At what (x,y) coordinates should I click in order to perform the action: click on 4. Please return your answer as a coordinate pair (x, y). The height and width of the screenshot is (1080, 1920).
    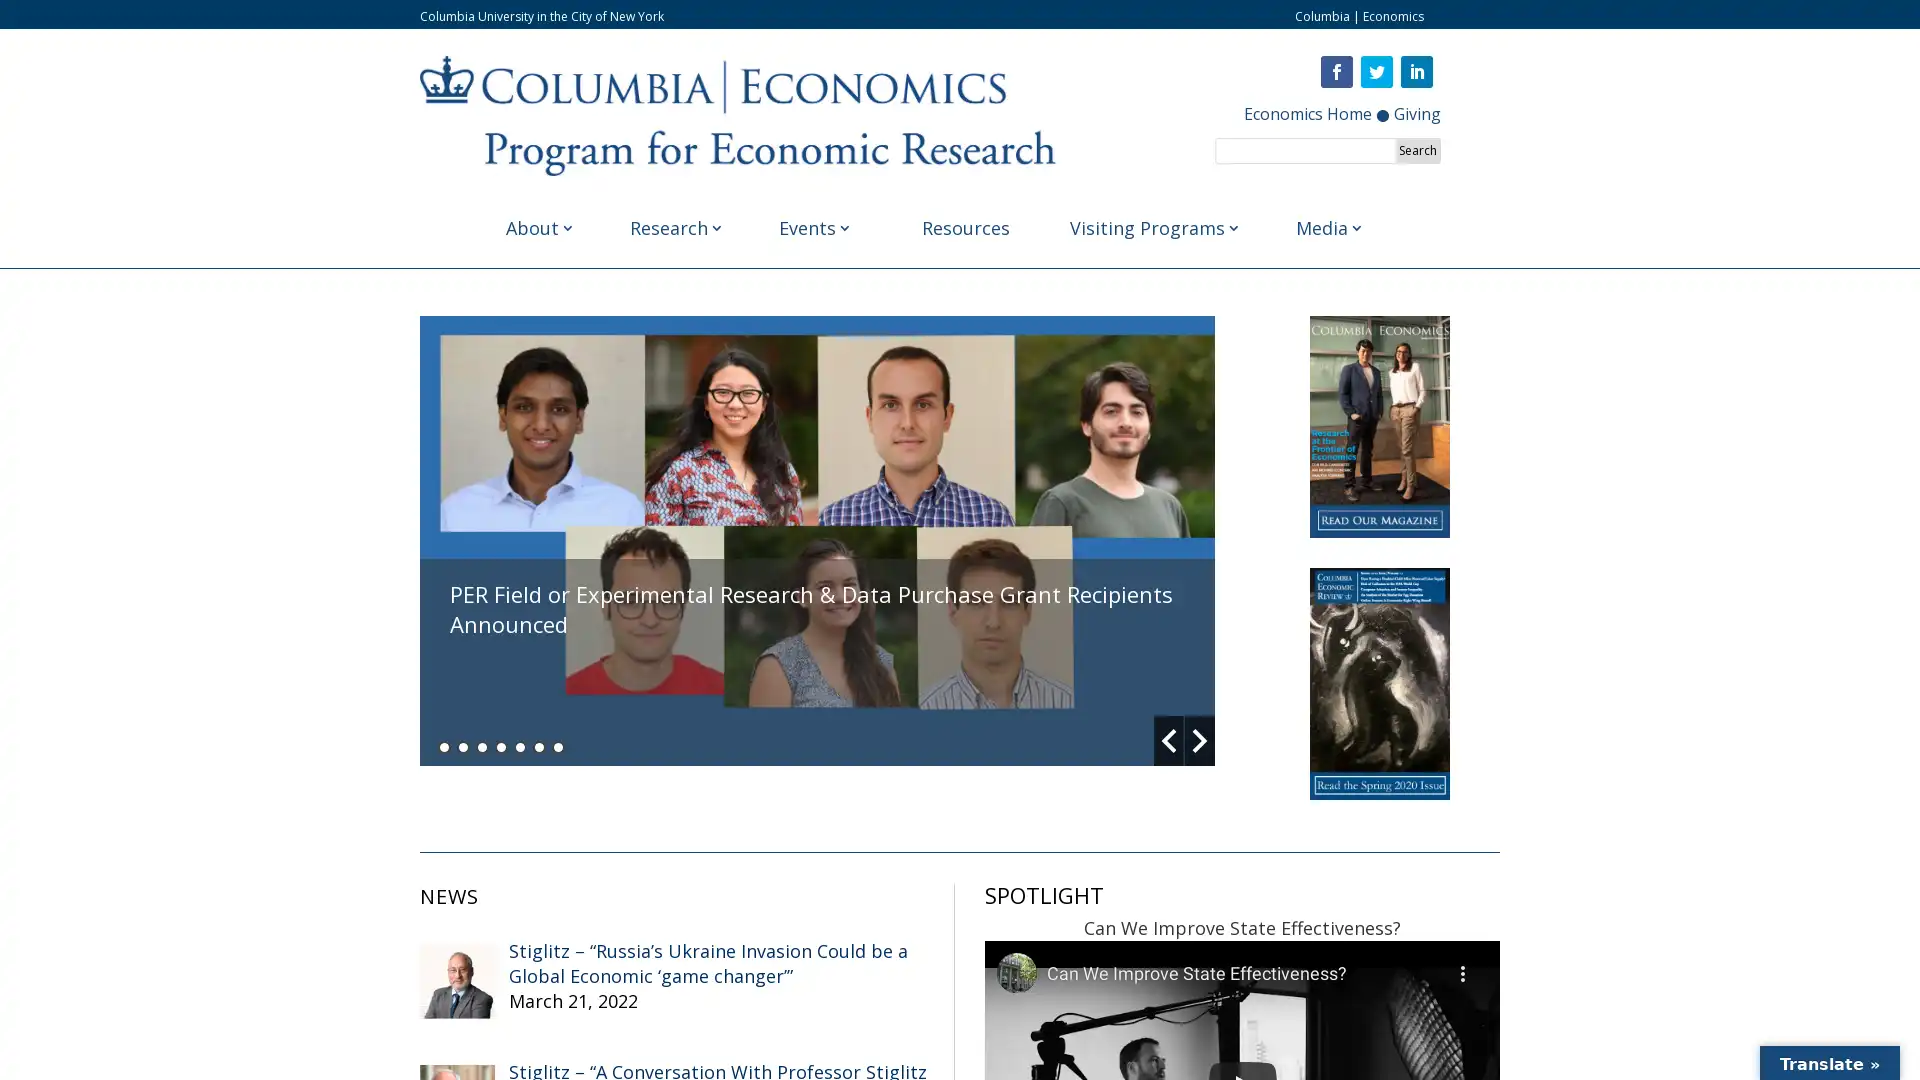
    Looking at the image, I should click on (501, 746).